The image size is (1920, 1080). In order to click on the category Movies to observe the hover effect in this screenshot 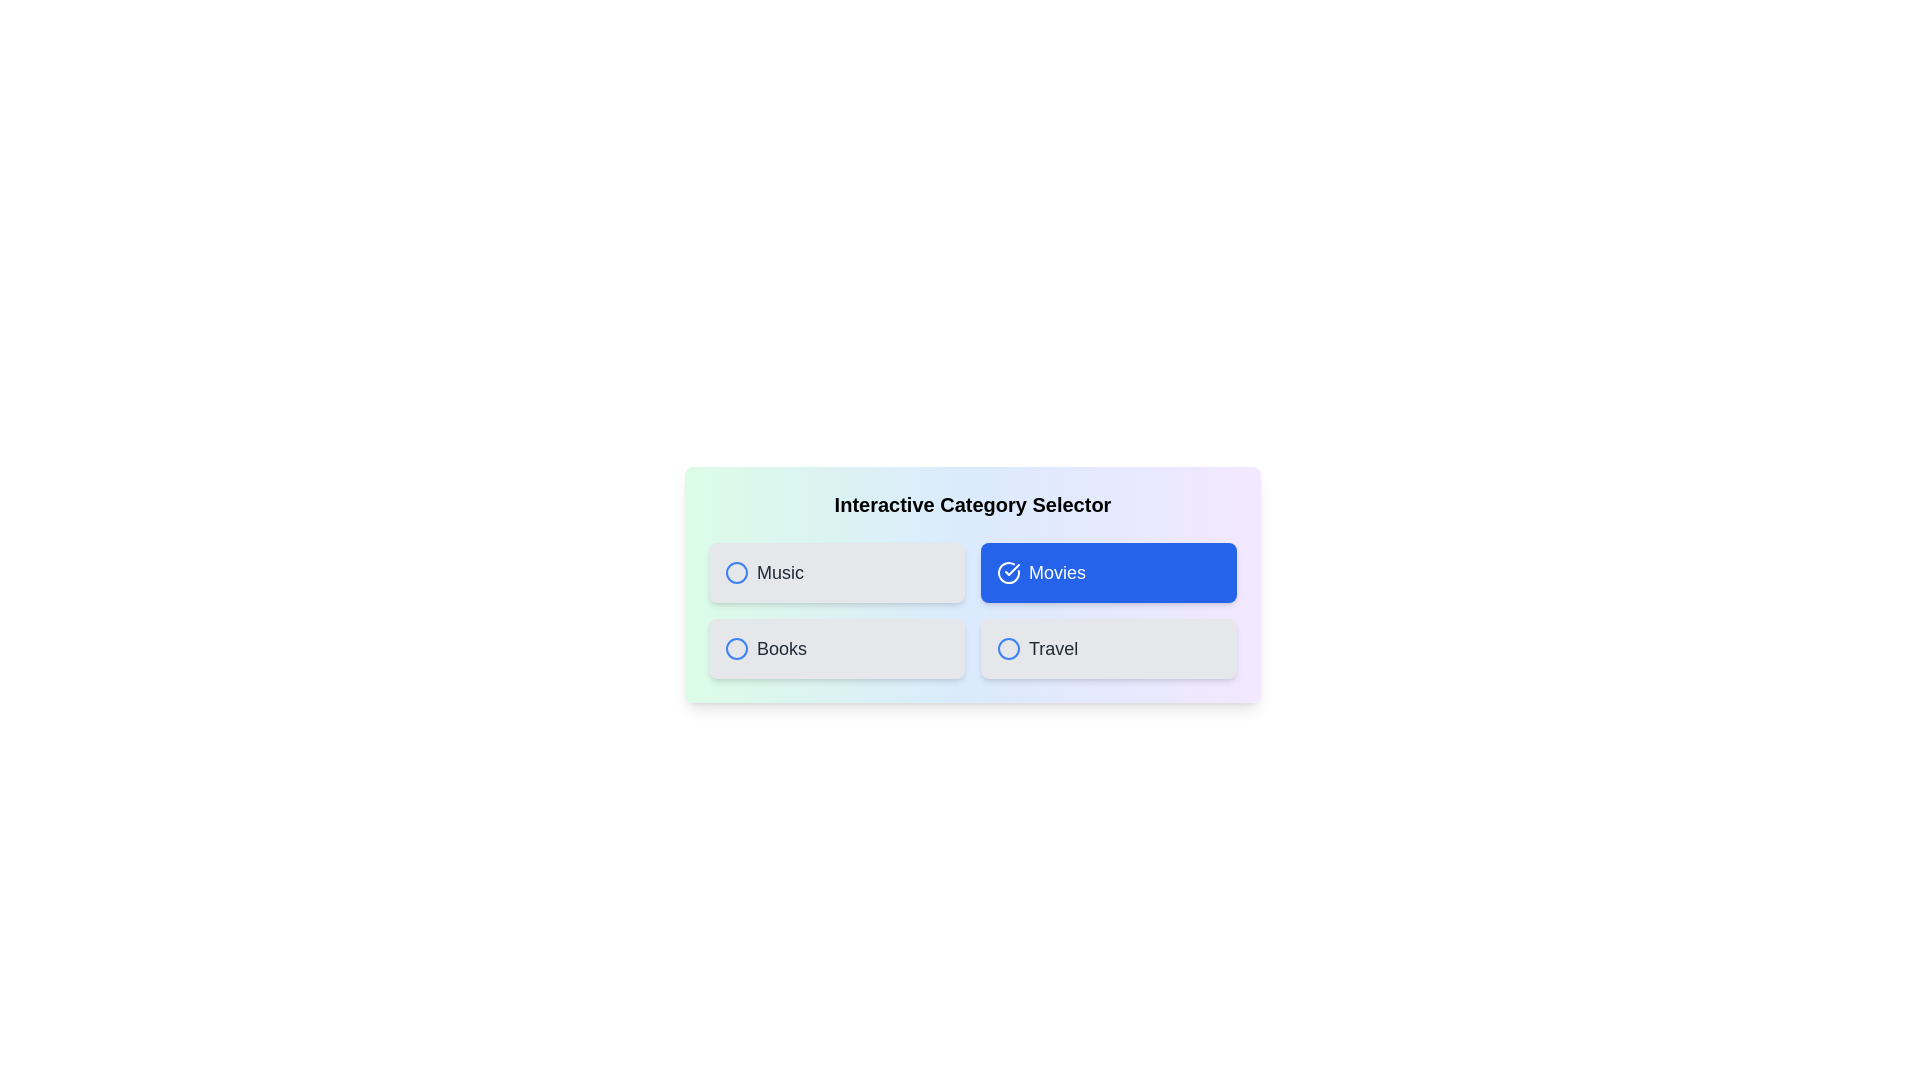, I will do `click(1107, 573)`.